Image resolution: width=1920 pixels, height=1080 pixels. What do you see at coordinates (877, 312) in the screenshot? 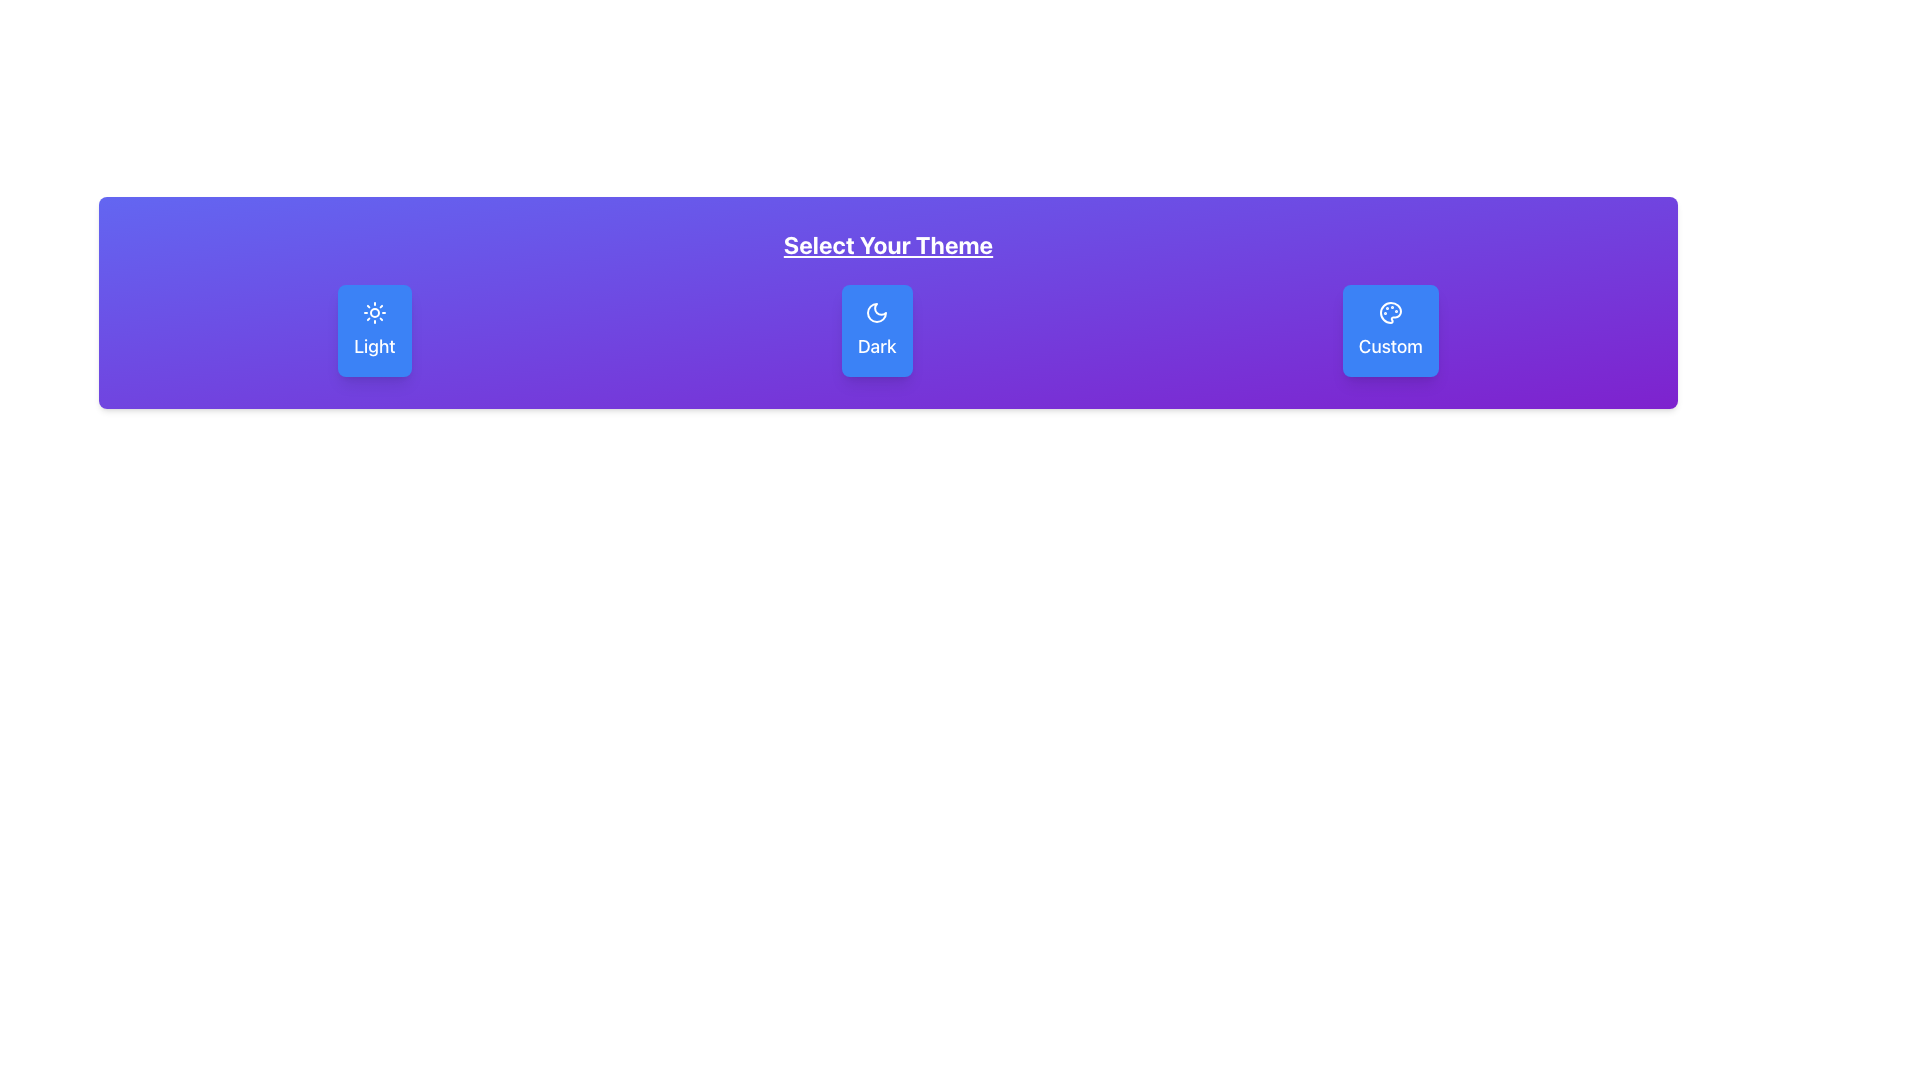
I see `the moon-shaped icon within the blue rounded rectangular button labeled 'Dark'` at bounding box center [877, 312].